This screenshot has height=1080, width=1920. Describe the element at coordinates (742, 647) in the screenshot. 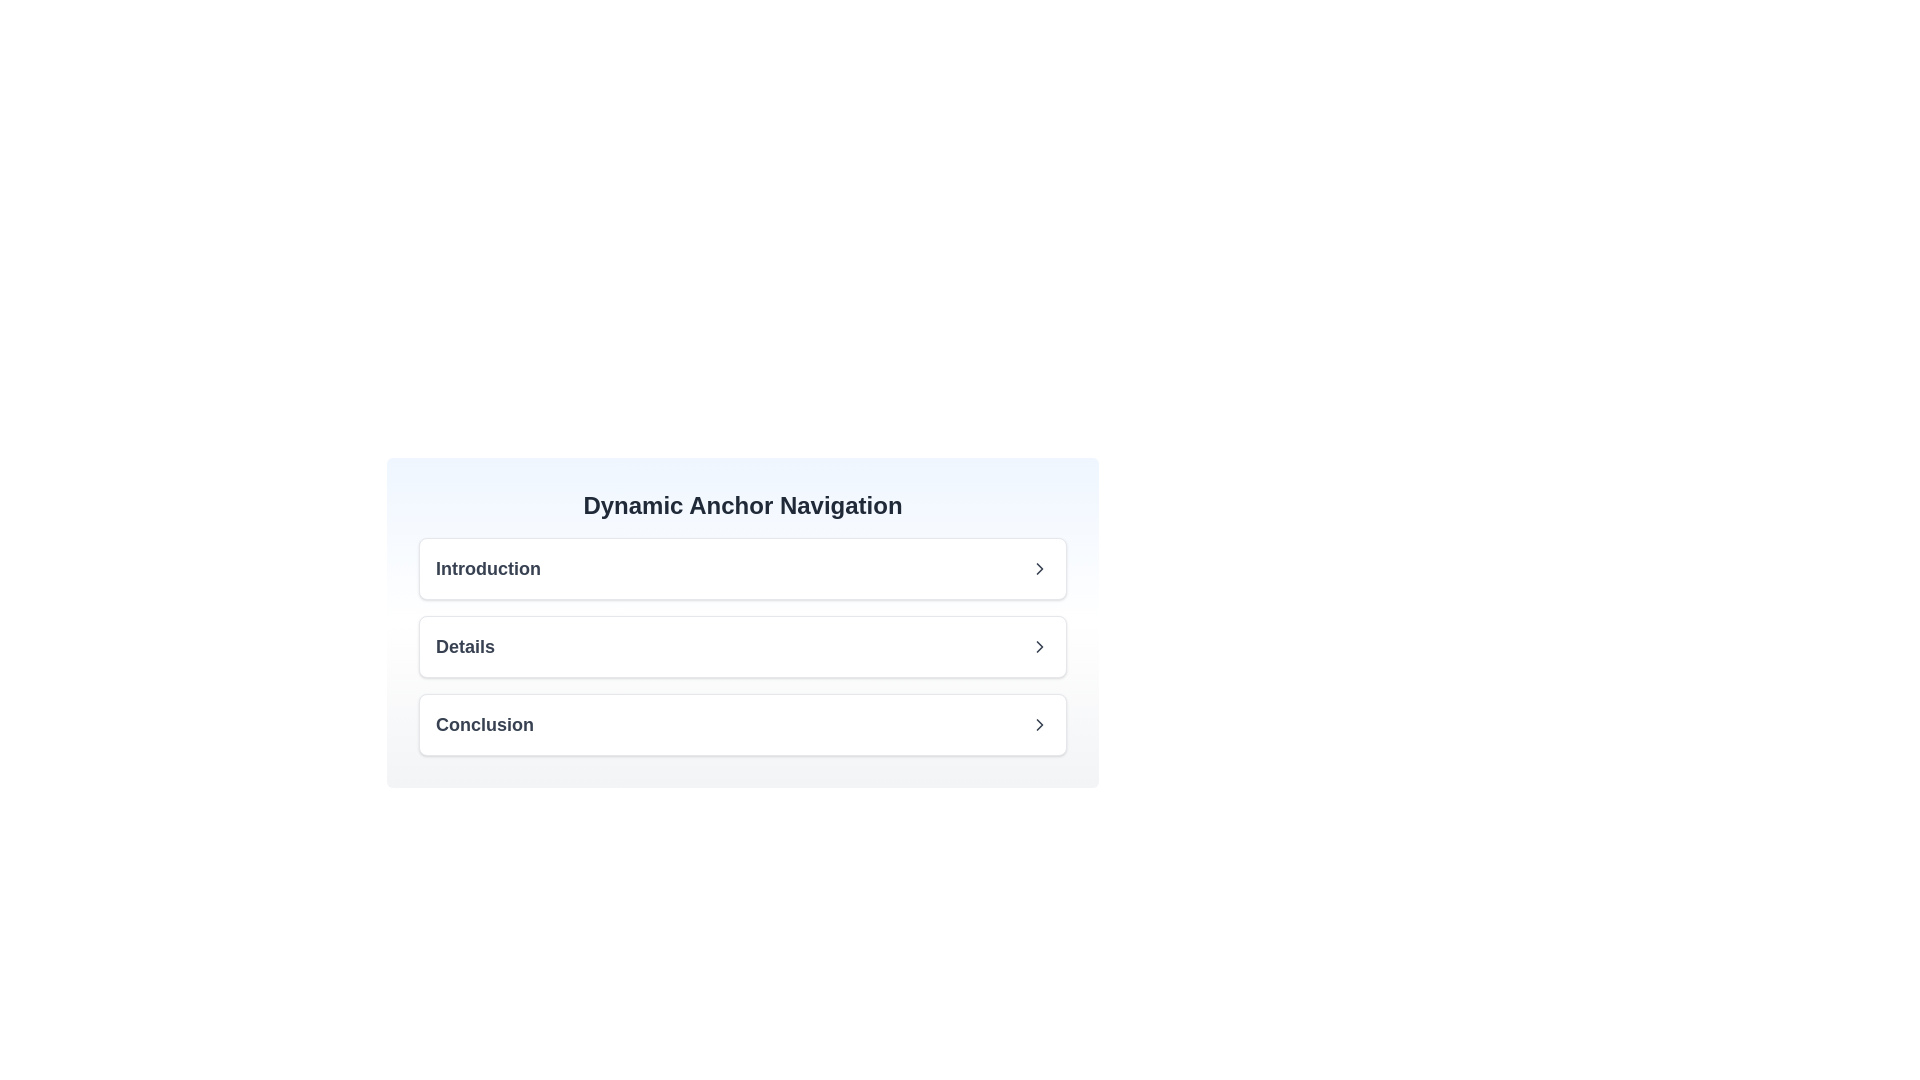

I see `the navigational link or button labeled 'Details' located in the middle section of the 'Dynamic Anchor Navigation', between 'Introduction' and 'Conclusion'` at that location.